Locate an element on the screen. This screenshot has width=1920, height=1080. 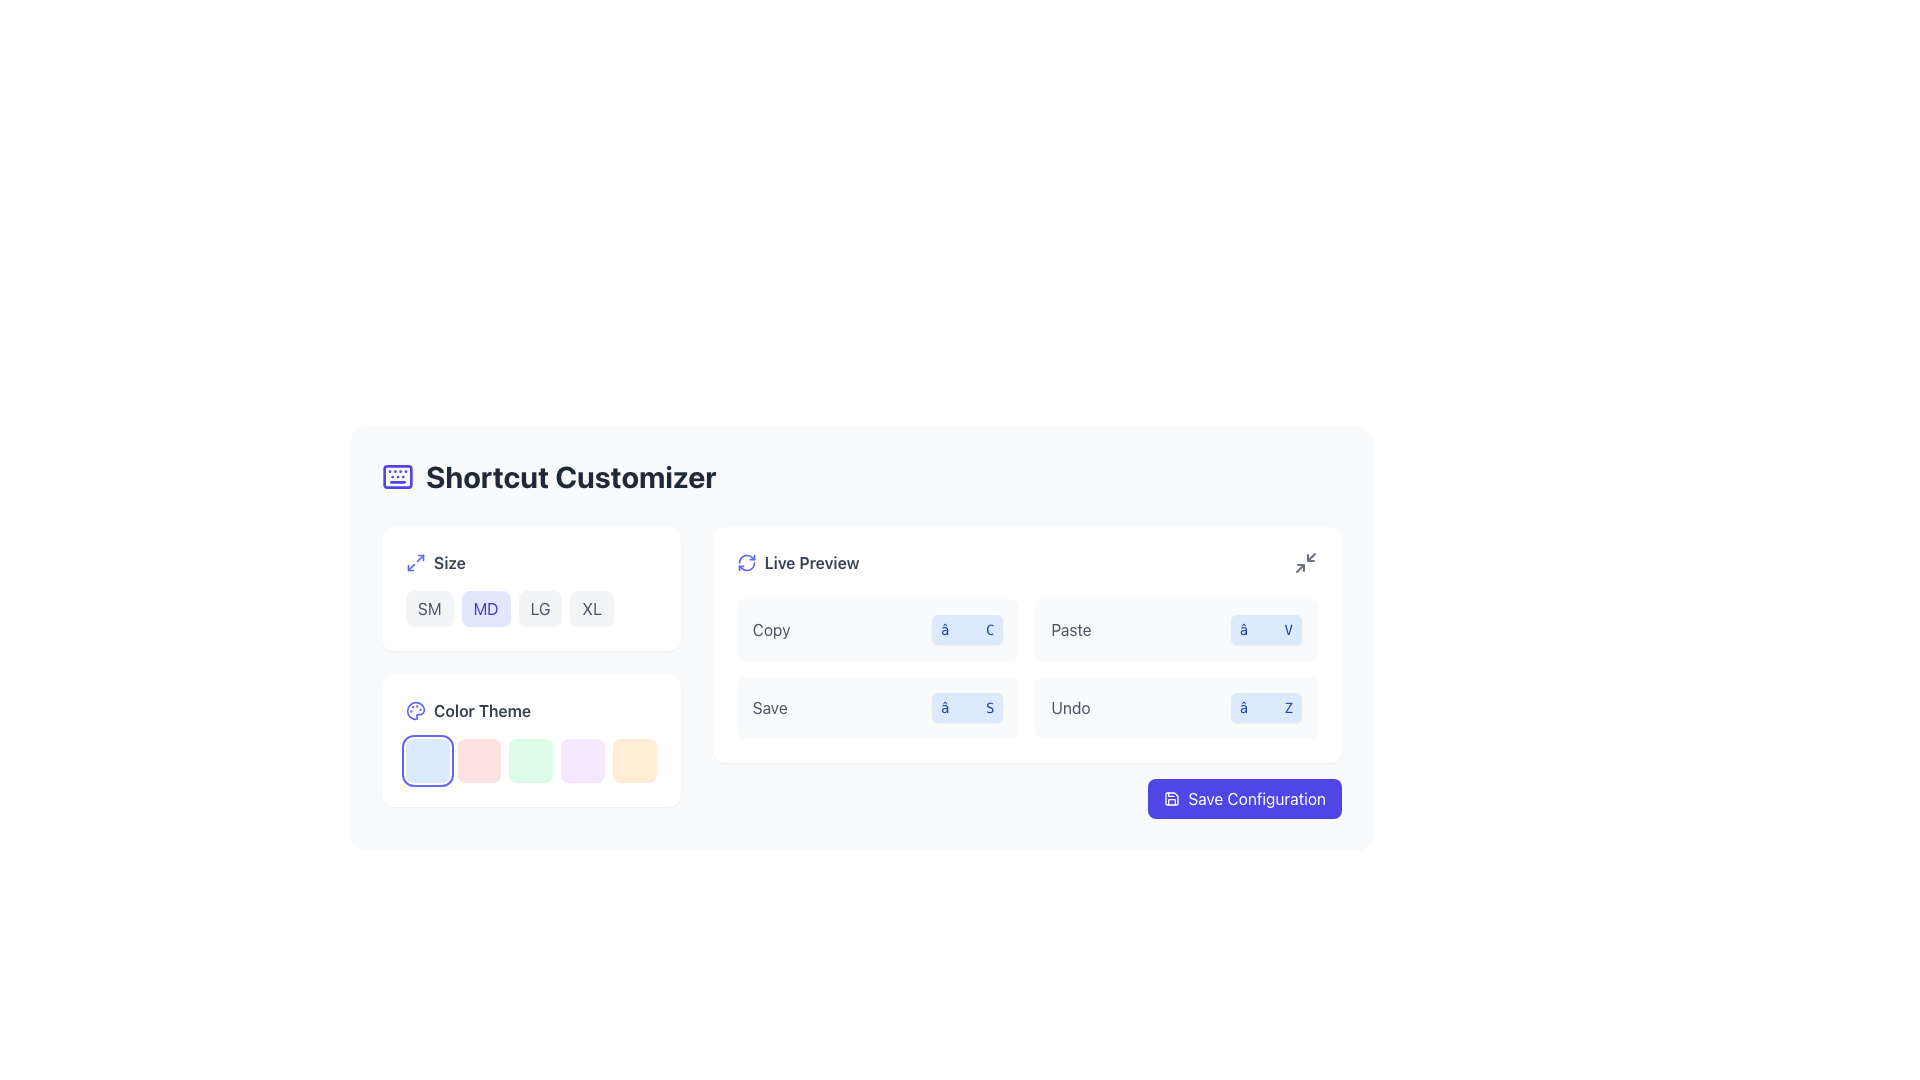
the displayed keyboard shortcut for the 'Save' action, located to the right of the 'Save' label in the 'Live Preview' section is located at coordinates (967, 707).